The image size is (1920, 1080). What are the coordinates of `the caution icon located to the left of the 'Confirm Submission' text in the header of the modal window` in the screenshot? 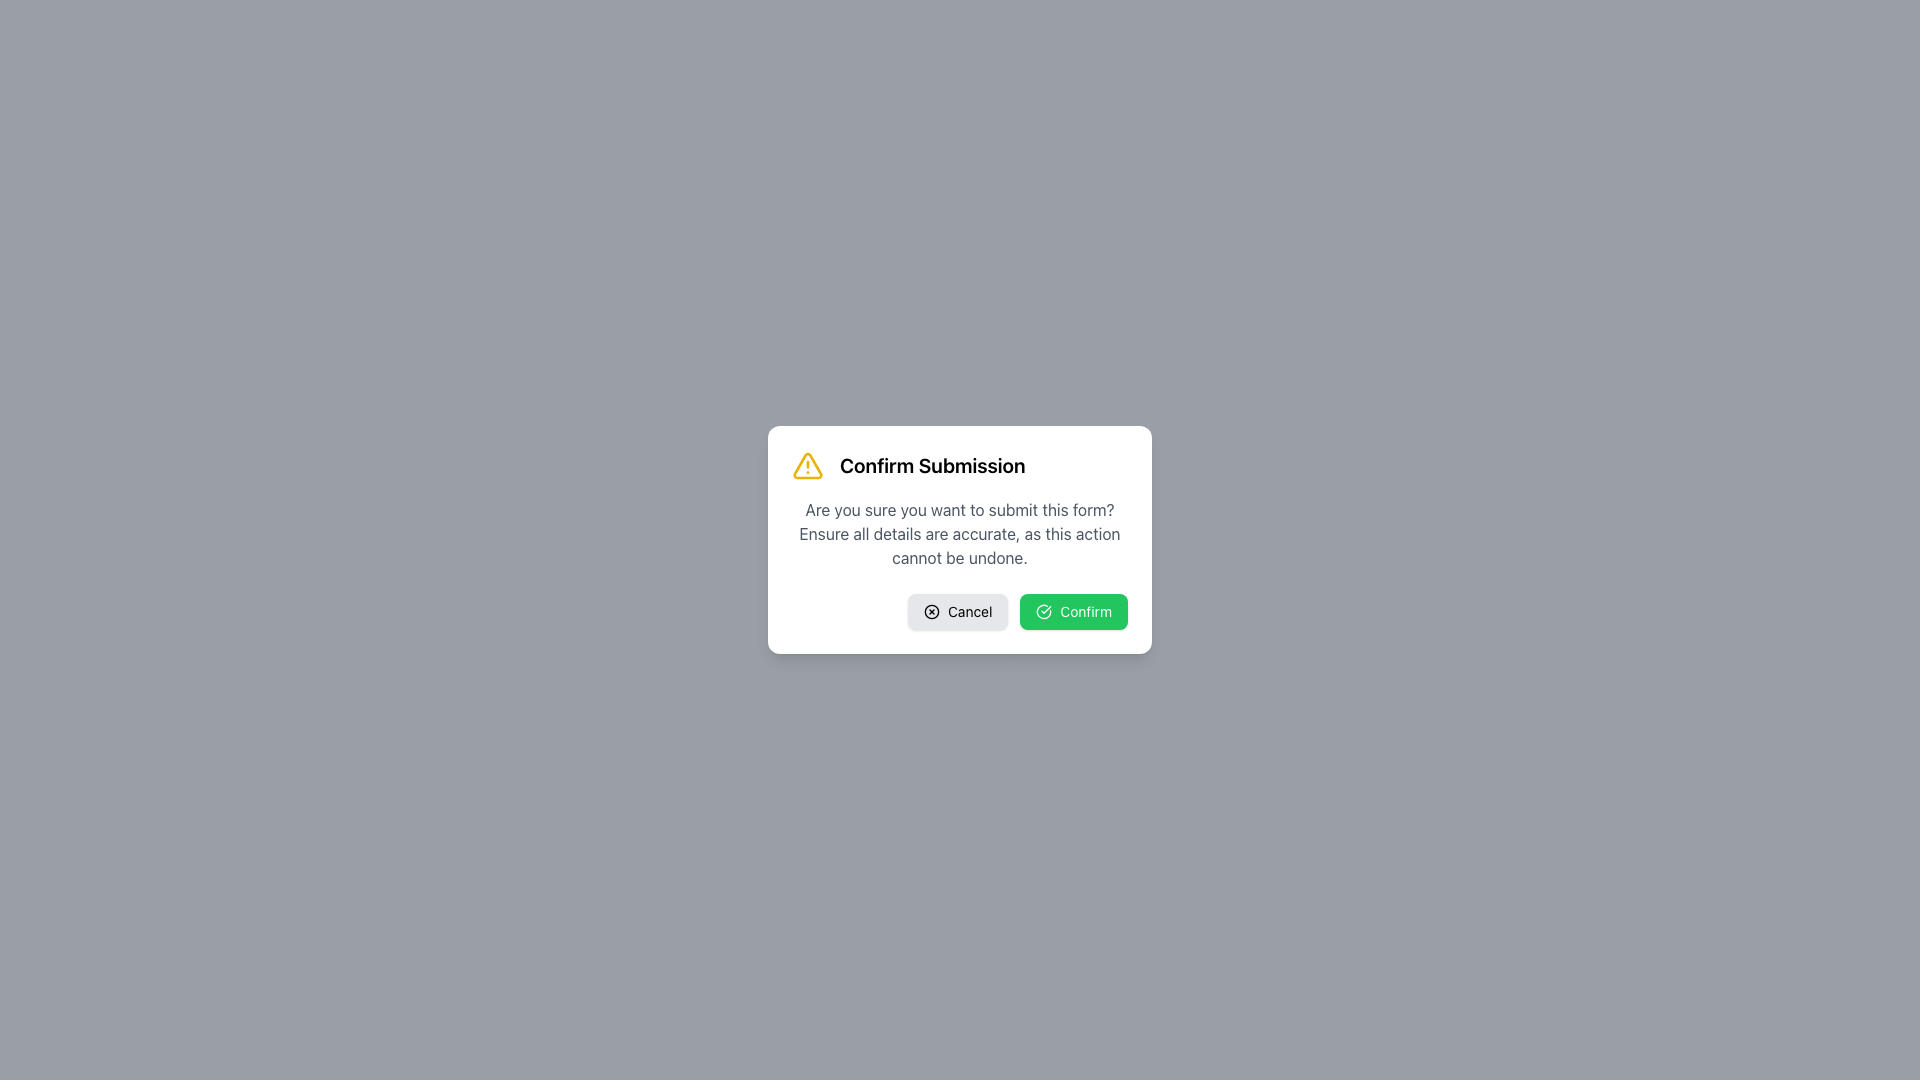 It's located at (807, 466).